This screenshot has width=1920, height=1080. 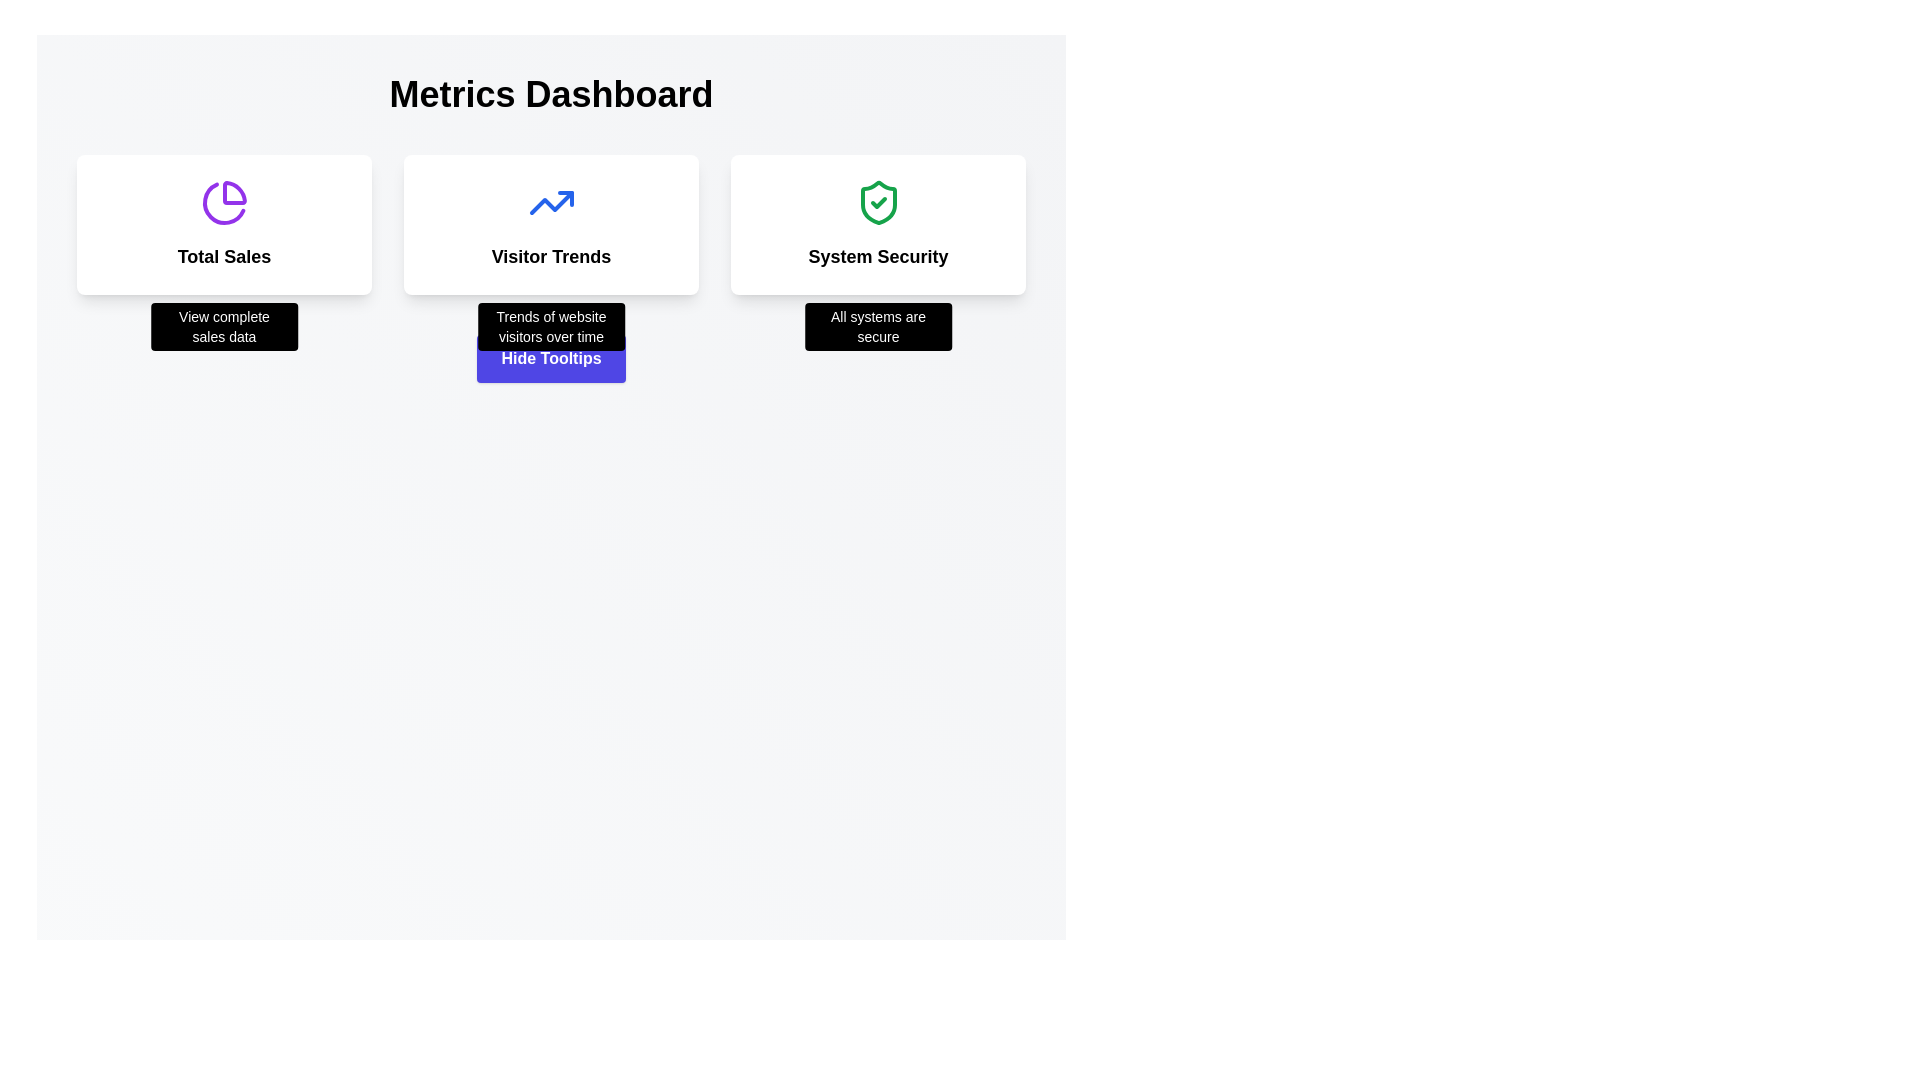 I want to click on the left segment of the pie chart icon in the 'Total Sales' card on the dashboard, so click(x=223, y=203).